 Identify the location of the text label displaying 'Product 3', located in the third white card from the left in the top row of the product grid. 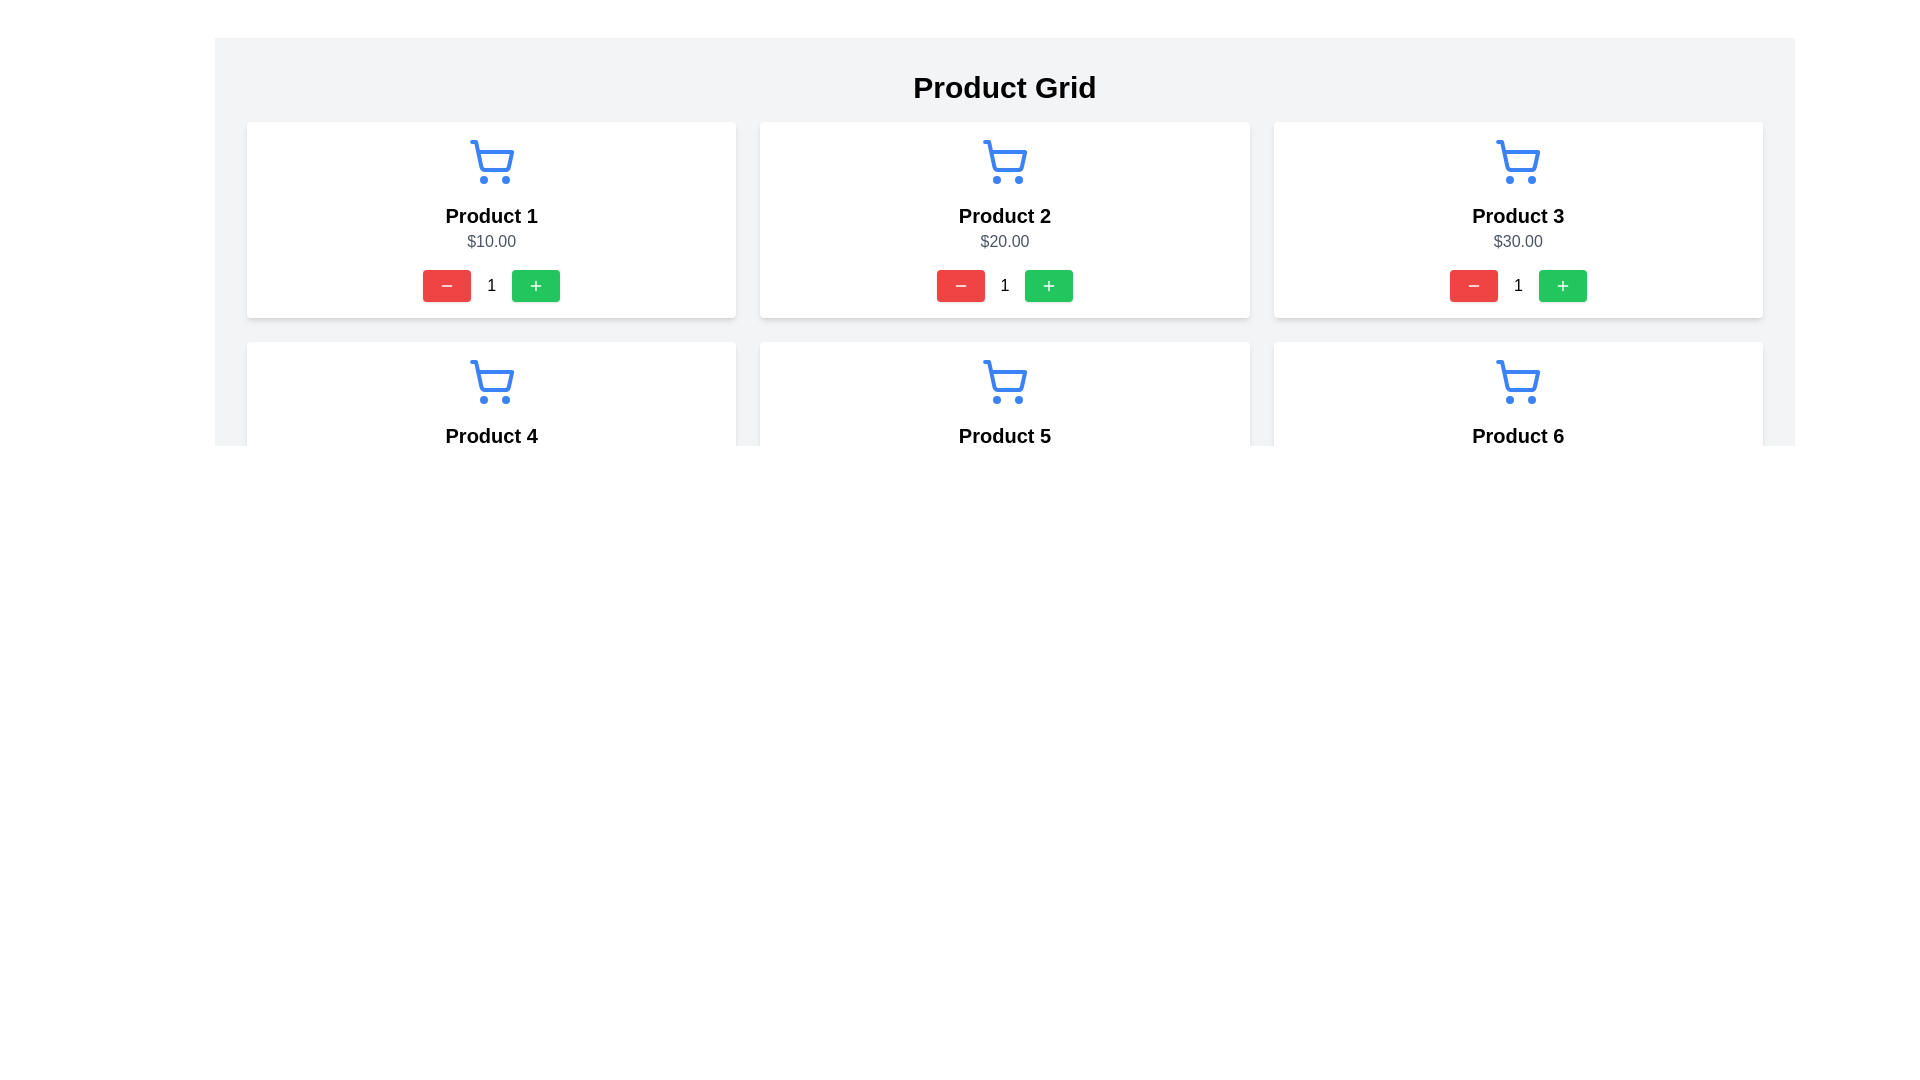
(1518, 216).